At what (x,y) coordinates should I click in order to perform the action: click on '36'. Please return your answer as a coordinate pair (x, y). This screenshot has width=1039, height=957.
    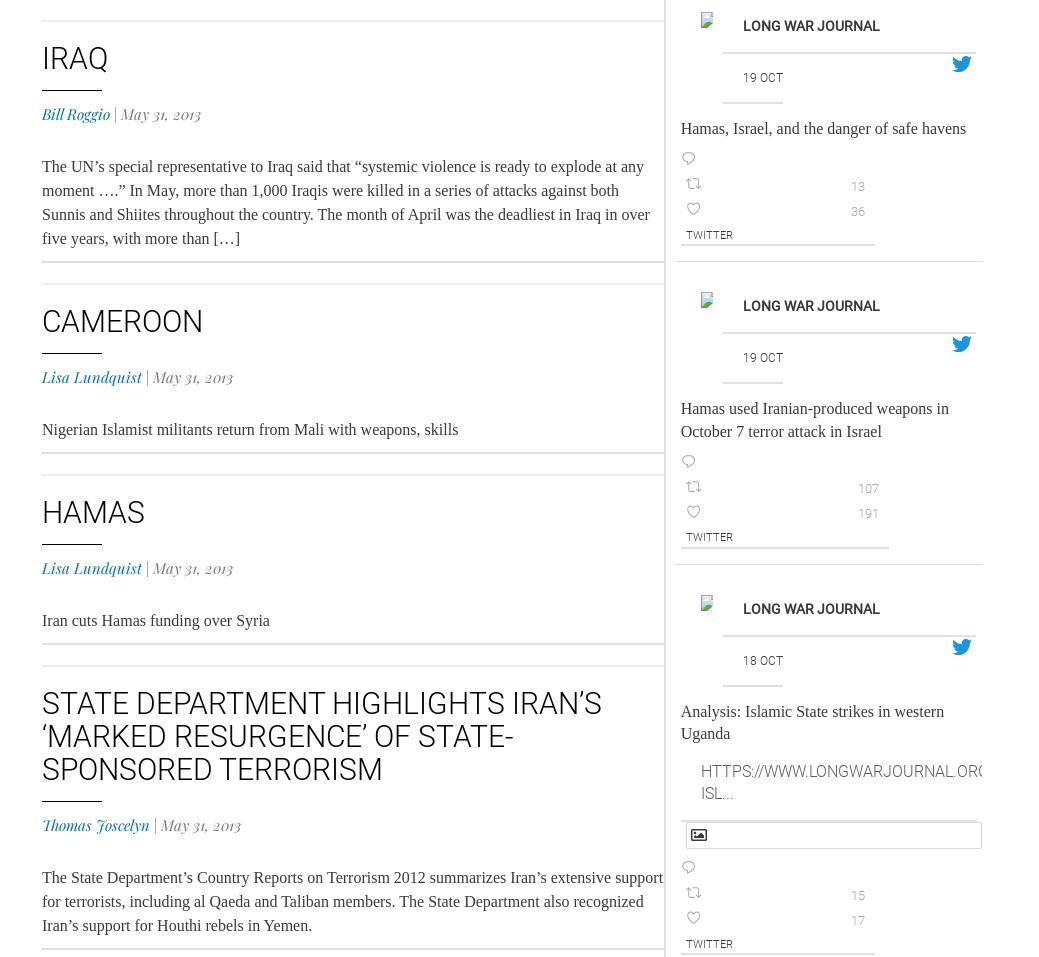
    Looking at the image, I should click on (855, 209).